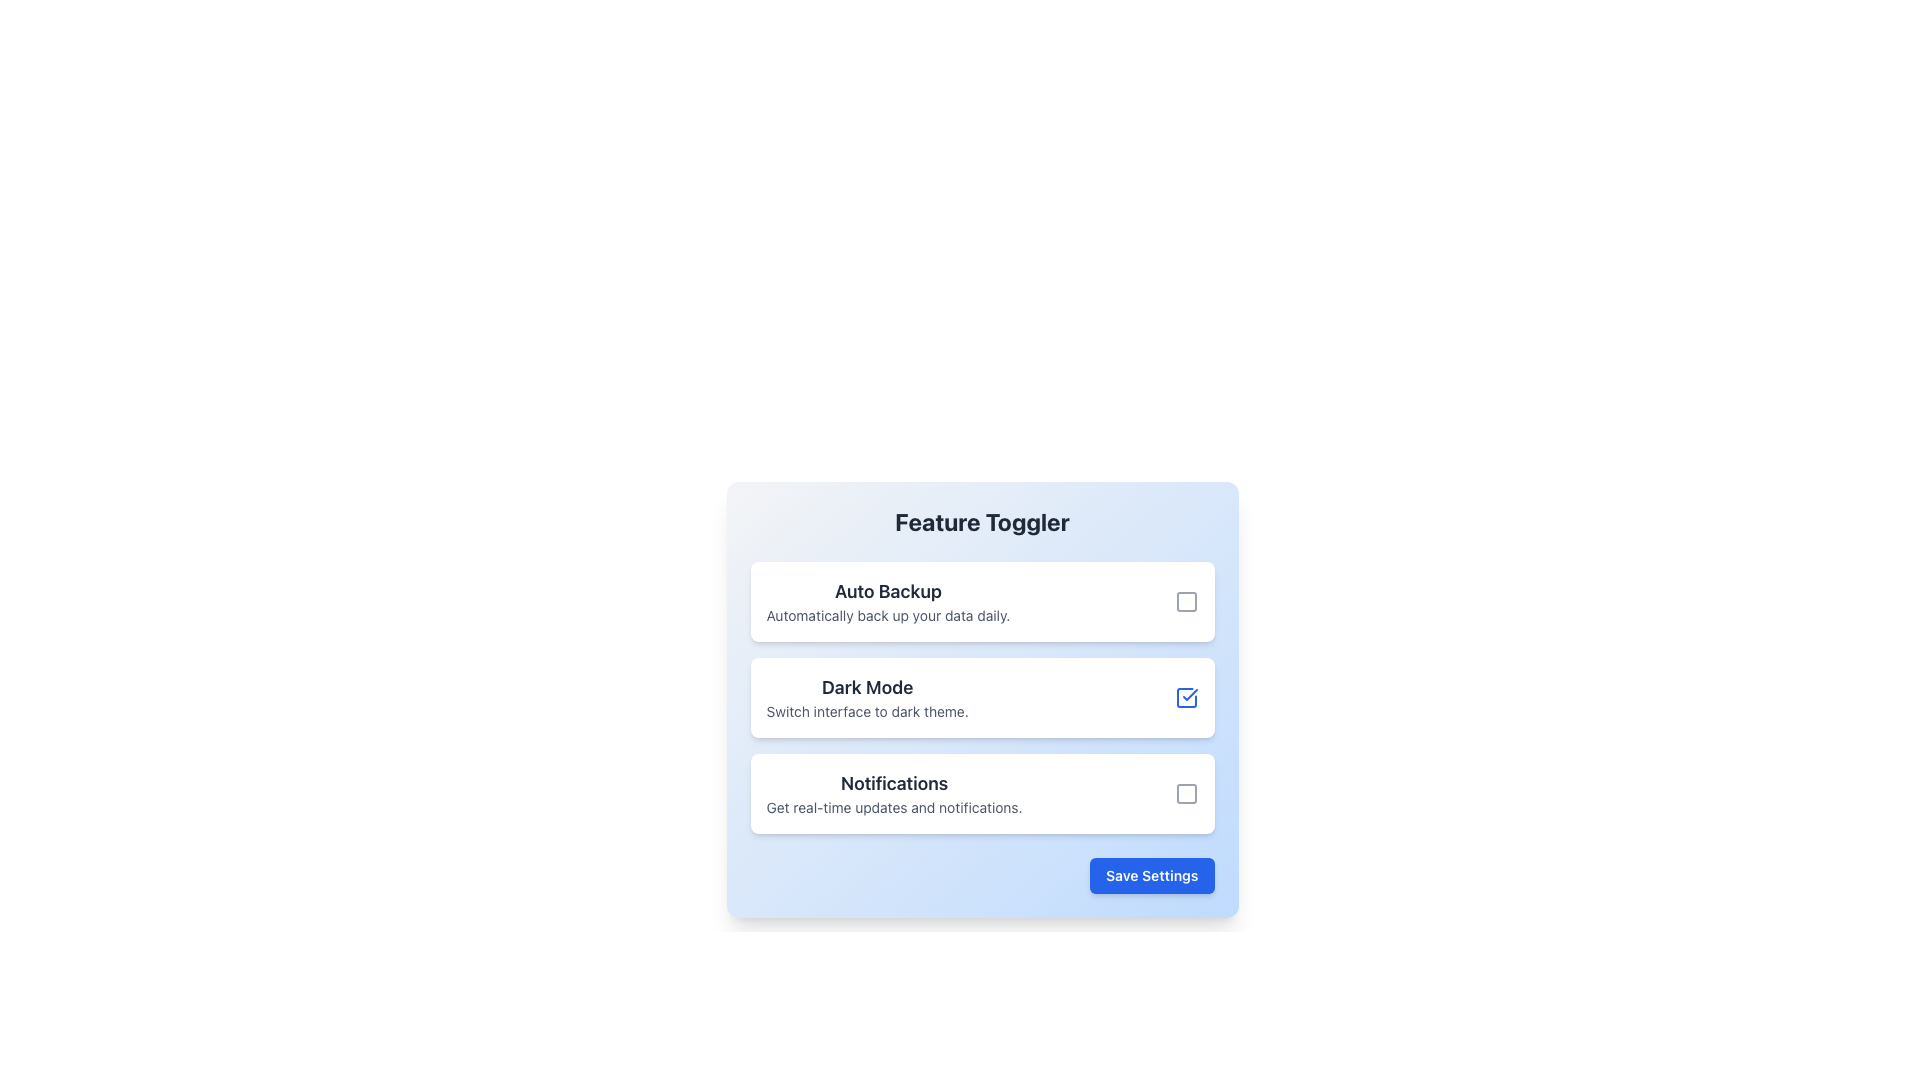 This screenshot has height=1080, width=1920. I want to click on the heading element that serves as a title for the feature toggler section, which is centrally aligned above the listed features, so click(982, 520).